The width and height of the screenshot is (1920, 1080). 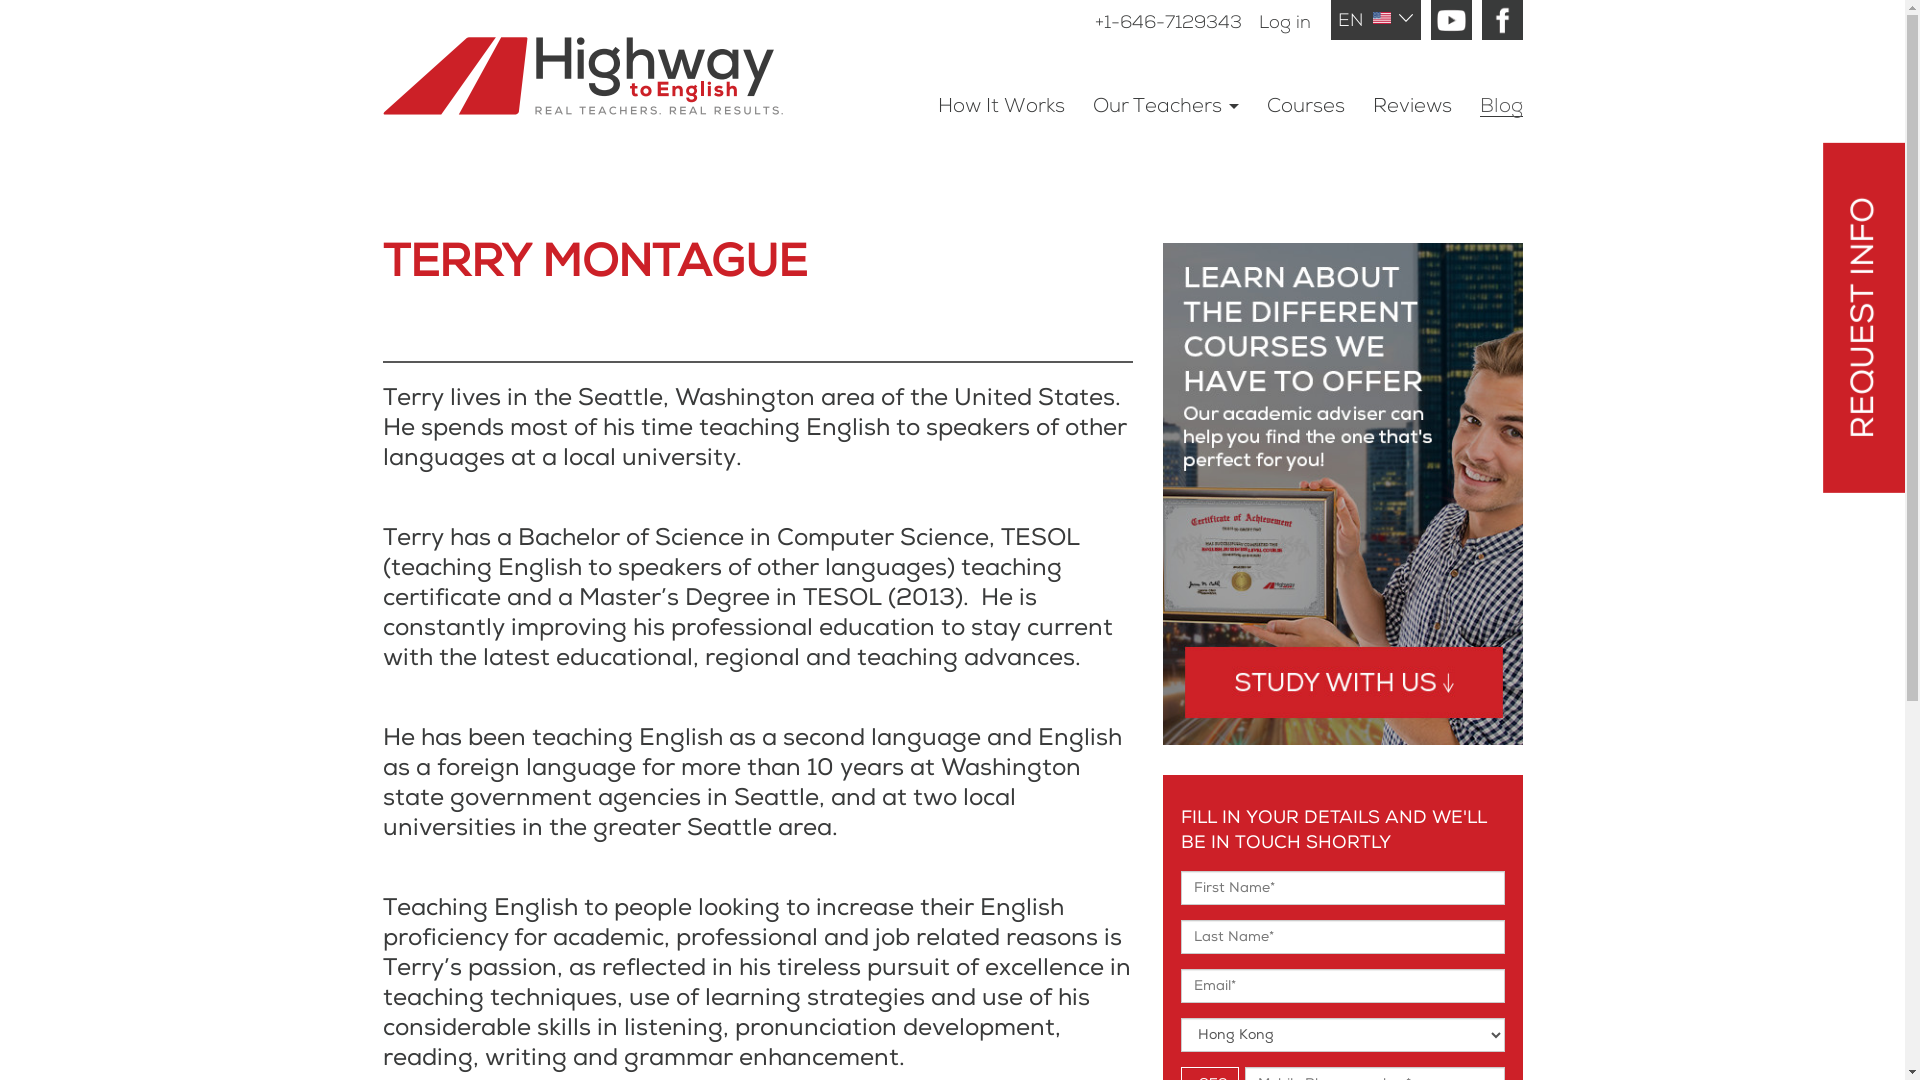 I want to click on 'HighwayToEnglish homepage', so click(x=609, y=56).